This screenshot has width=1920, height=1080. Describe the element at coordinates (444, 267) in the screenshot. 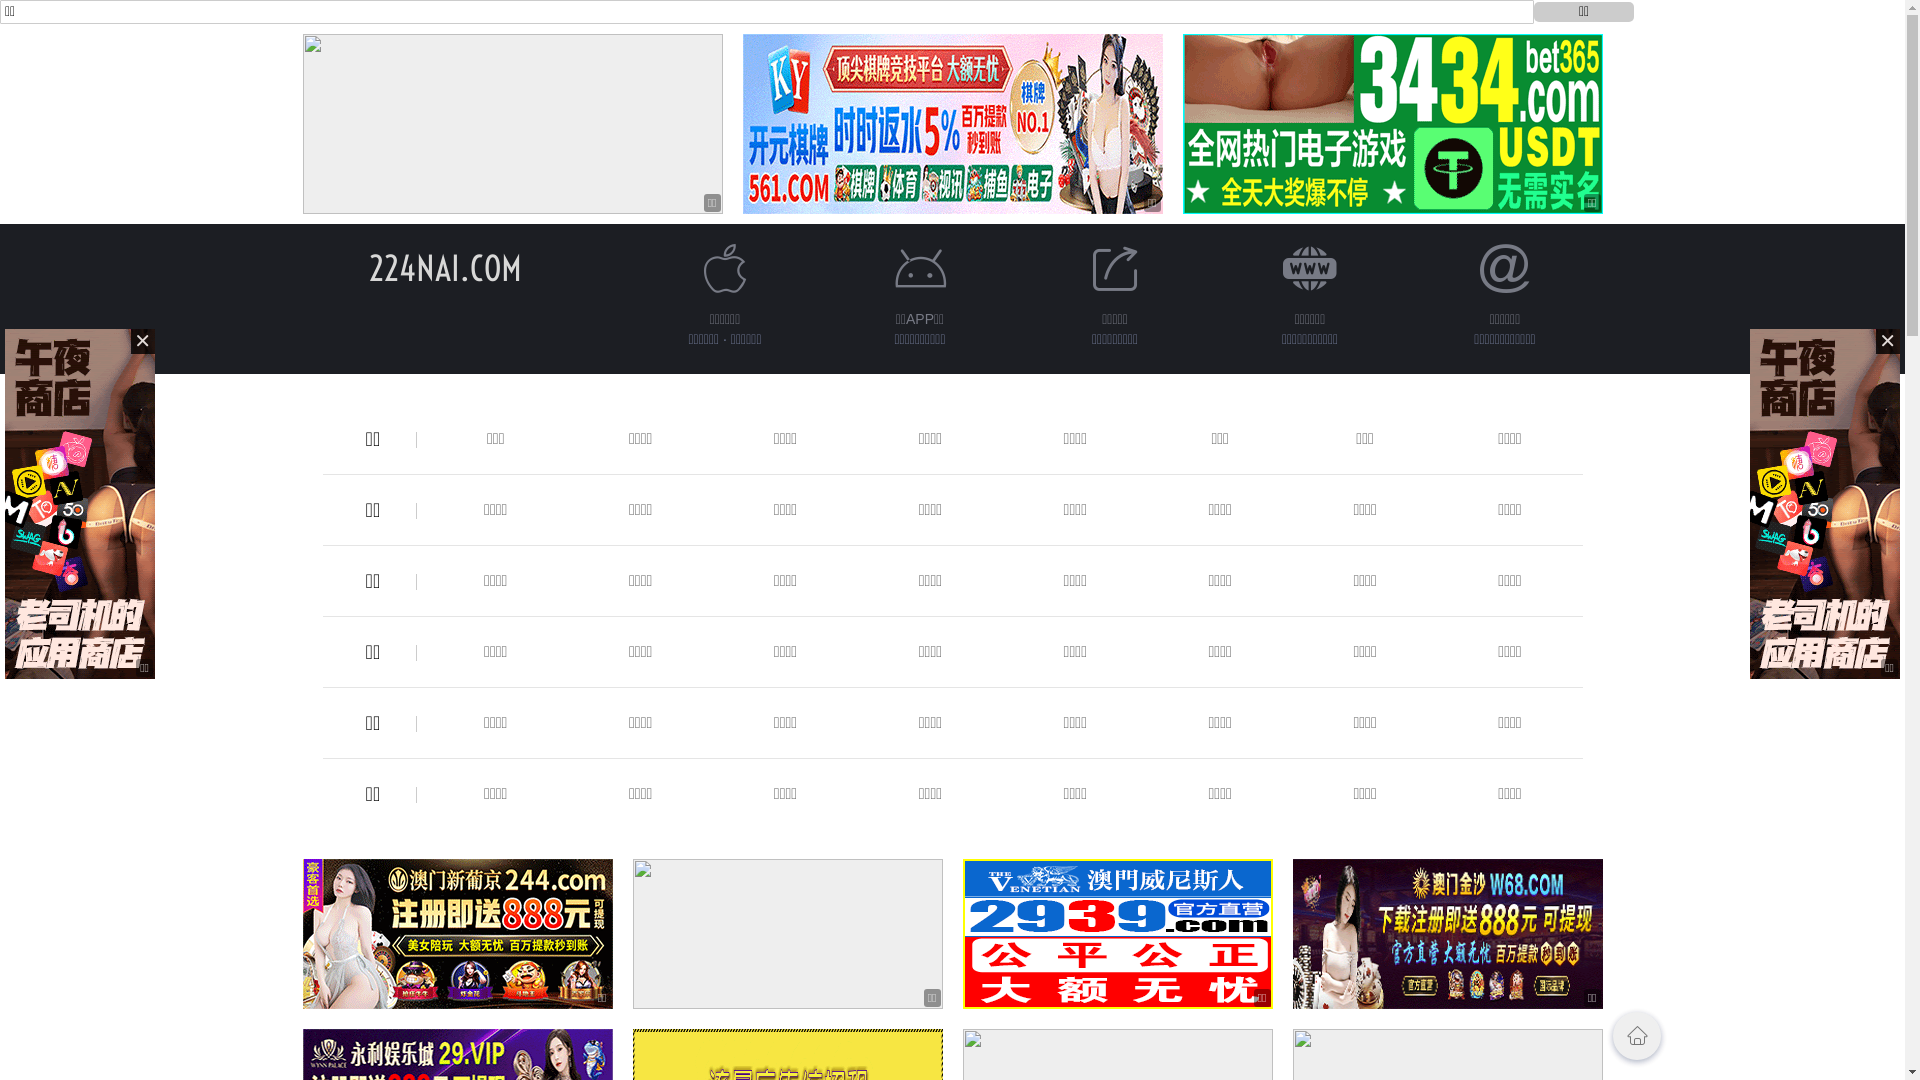

I see `'224NAI.COM'` at that location.